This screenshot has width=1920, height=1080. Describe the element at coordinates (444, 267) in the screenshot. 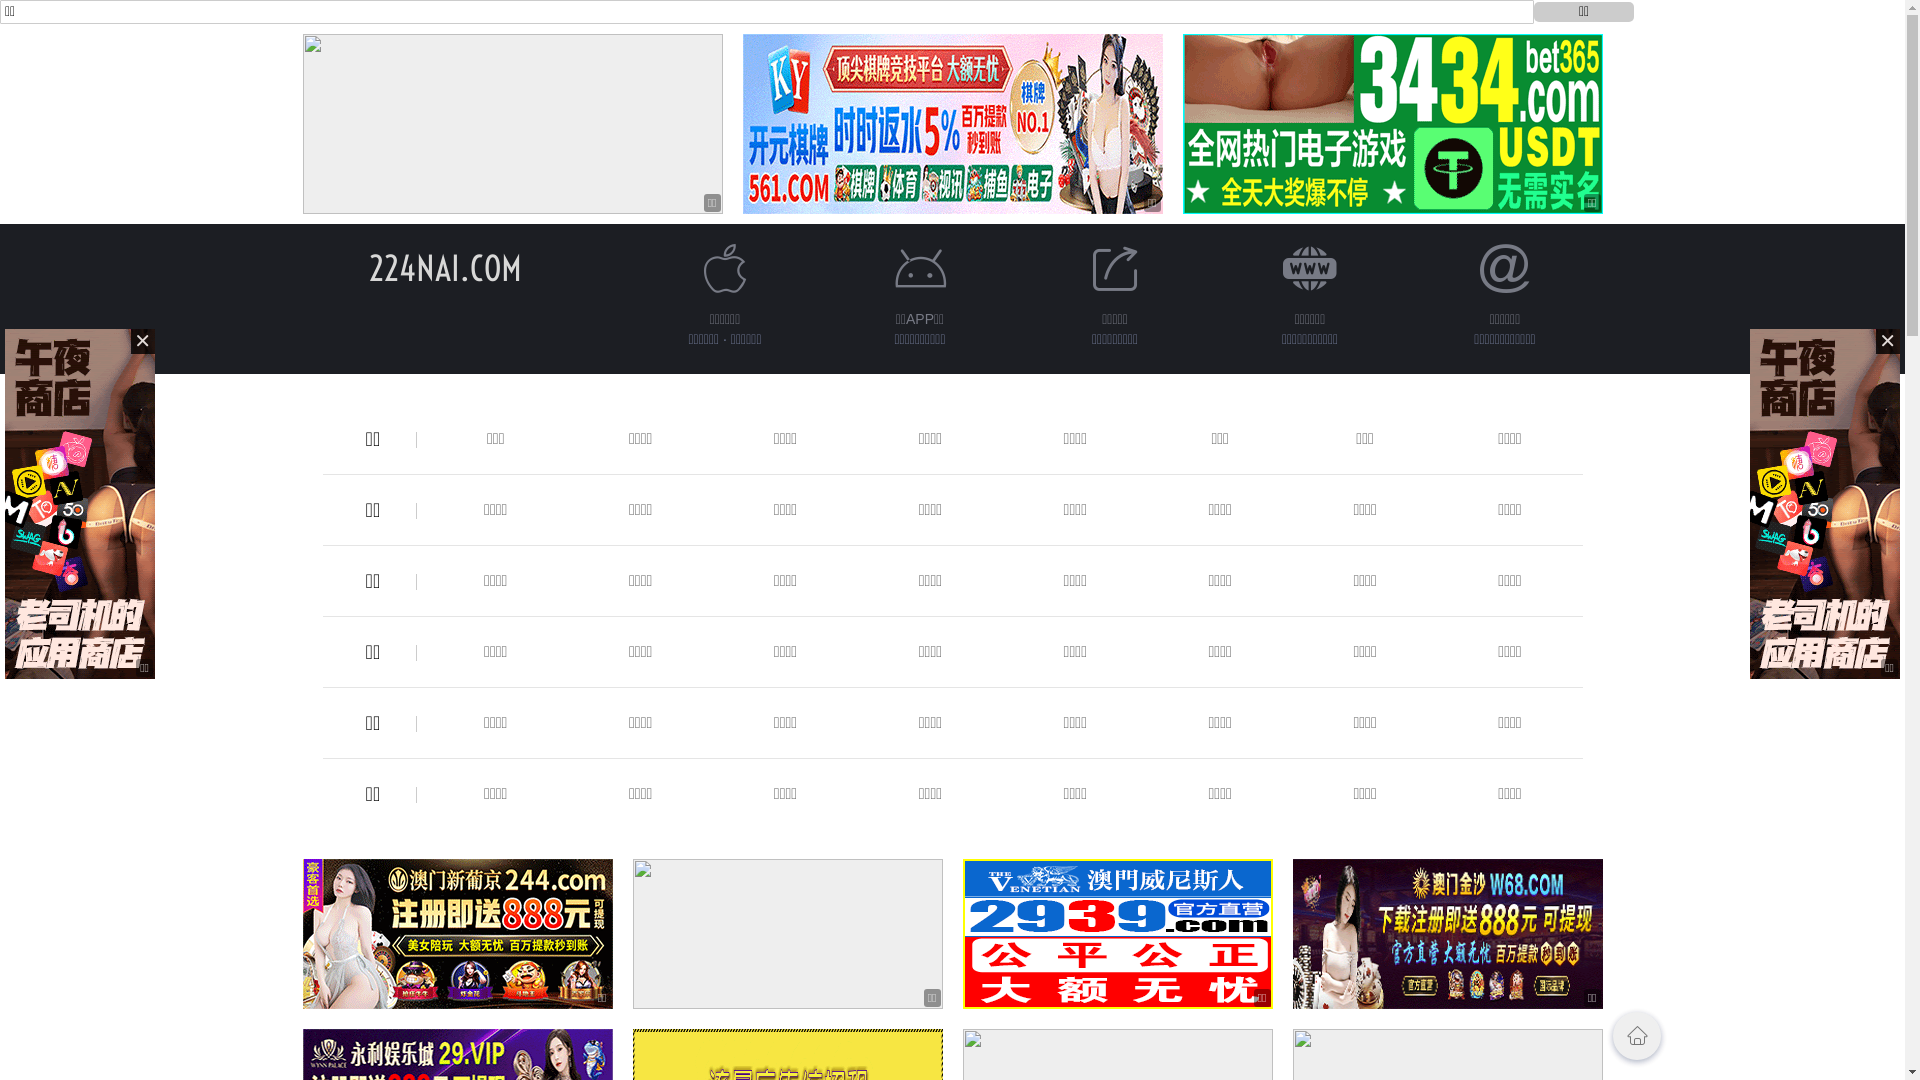

I see `'224NAI.COM'` at that location.